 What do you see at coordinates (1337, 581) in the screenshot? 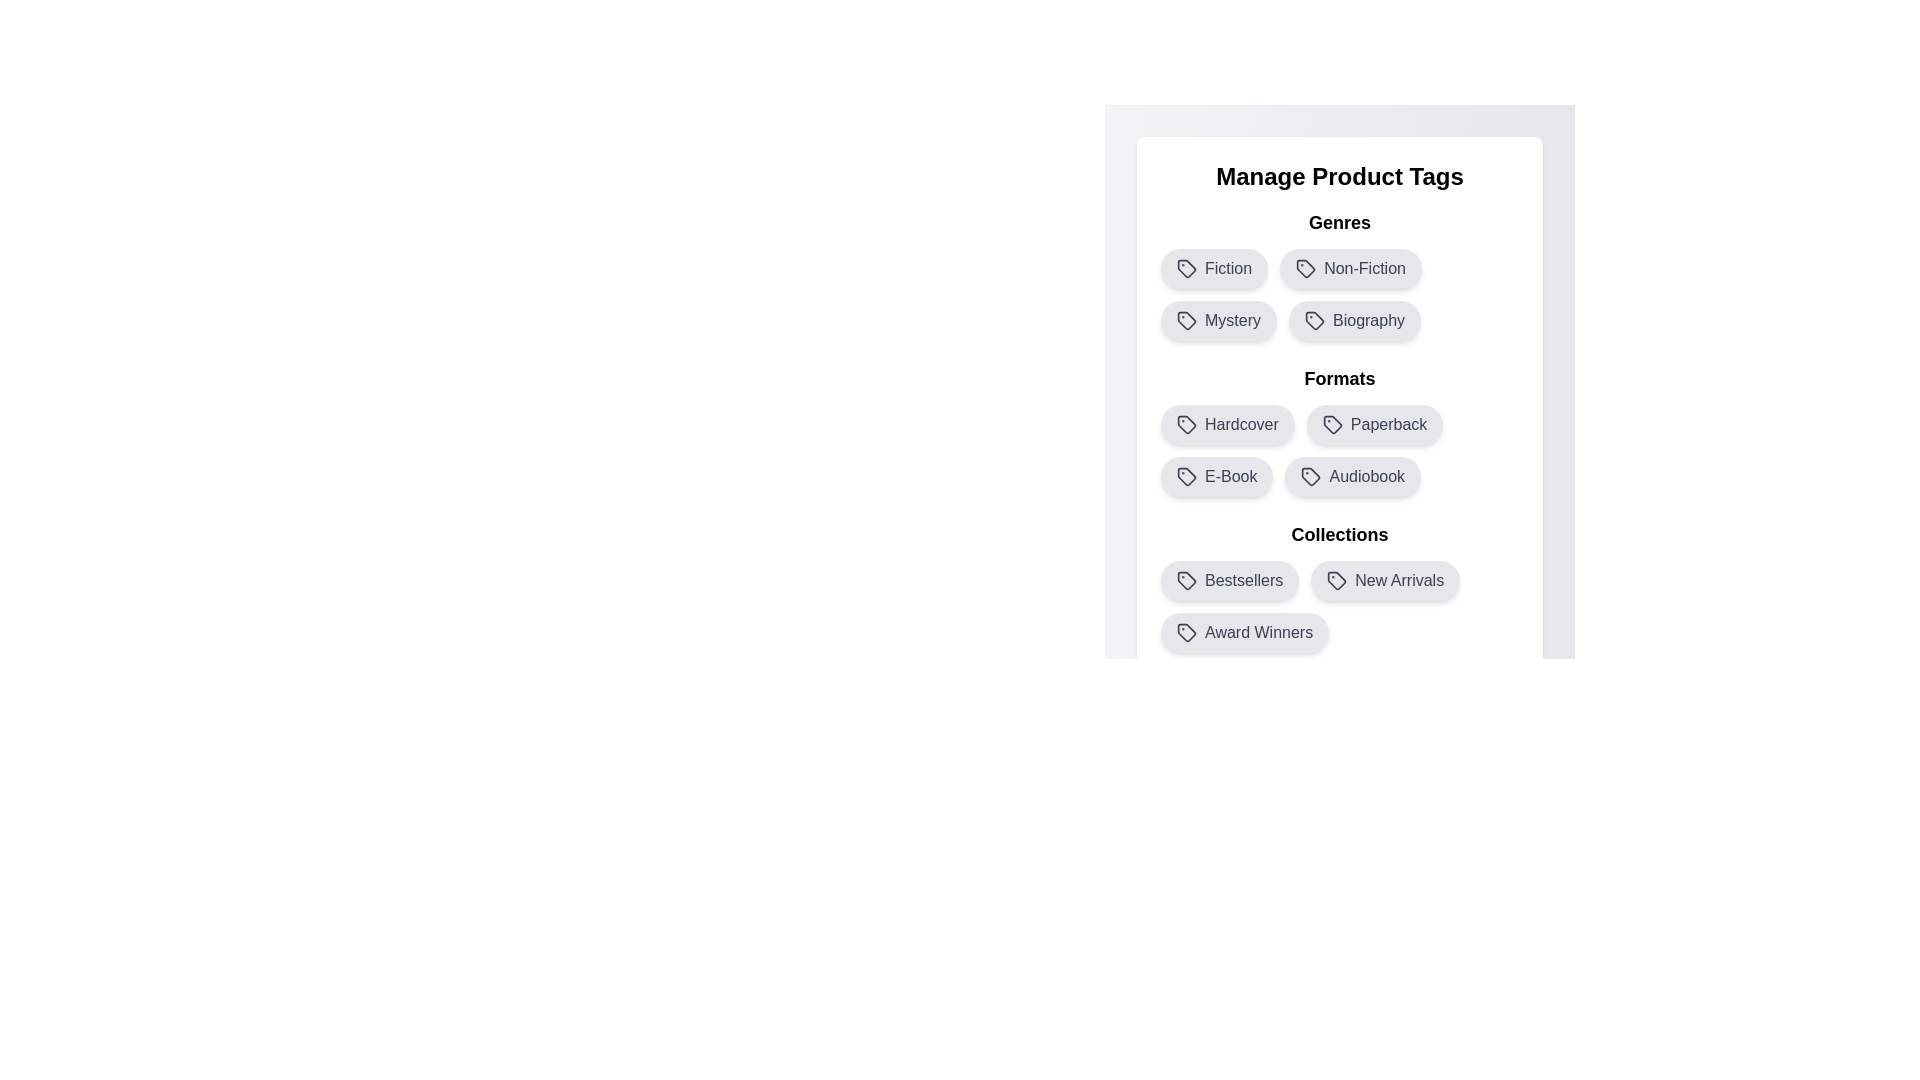
I see `the outer shape of the tag icon in the 'New Arrivals' section of the 'Collections' group` at bounding box center [1337, 581].